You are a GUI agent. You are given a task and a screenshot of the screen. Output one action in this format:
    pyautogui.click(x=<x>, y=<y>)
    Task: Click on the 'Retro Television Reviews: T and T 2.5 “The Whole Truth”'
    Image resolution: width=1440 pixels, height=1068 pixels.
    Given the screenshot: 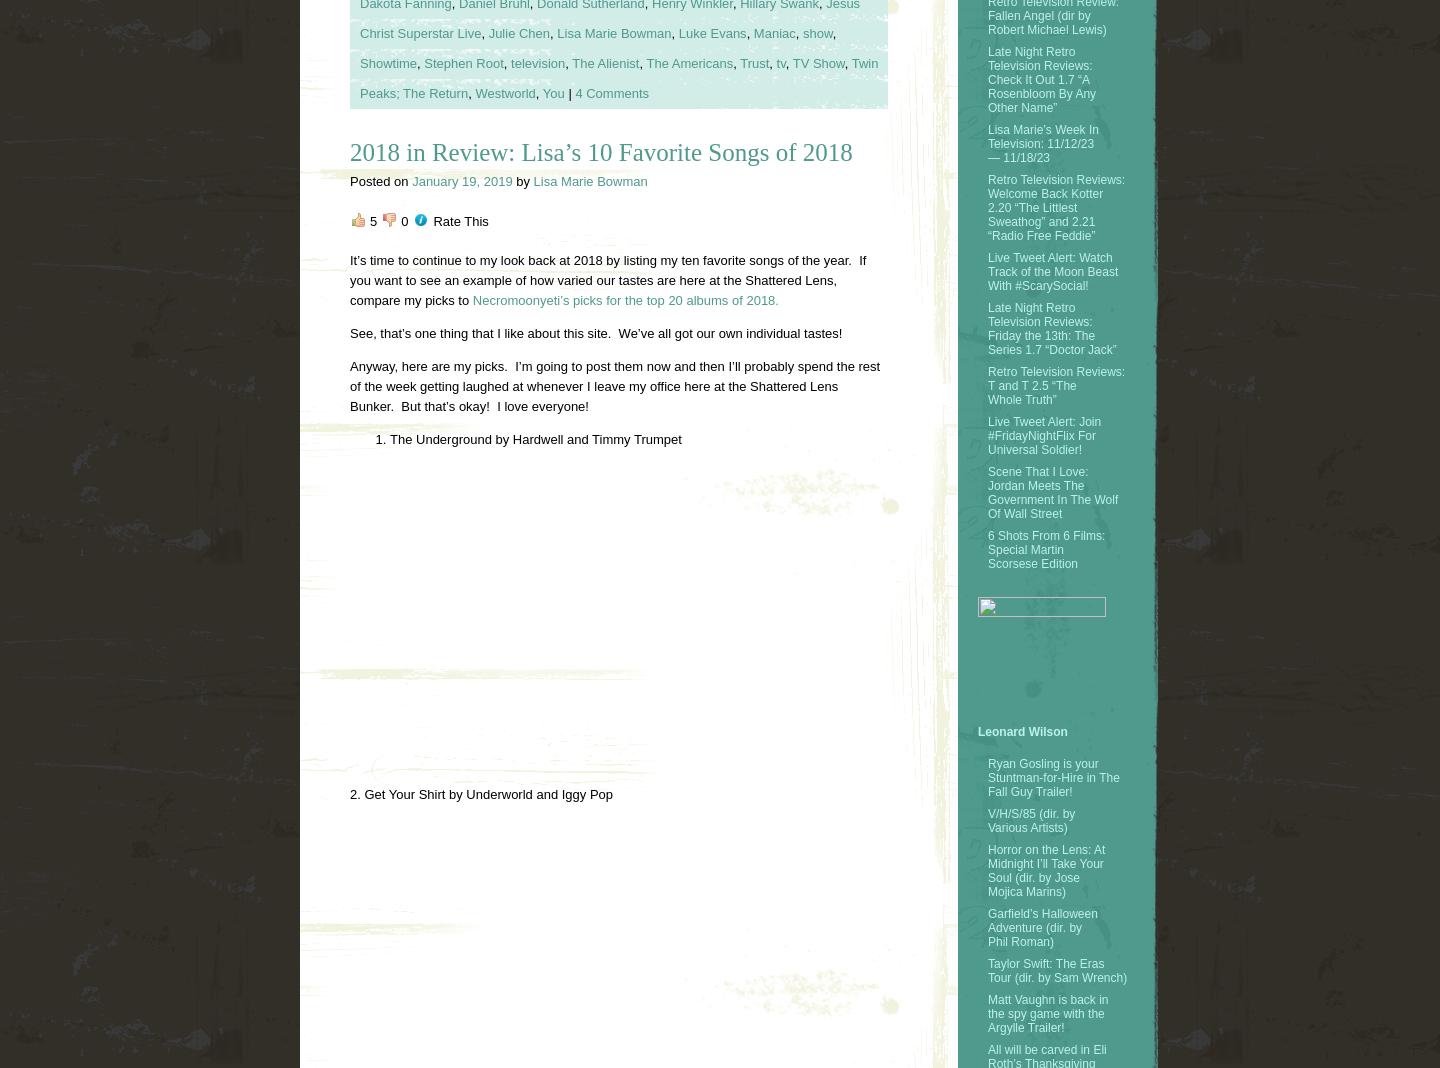 What is the action you would take?
    pyautogui.click(x=1056, y=384)
    